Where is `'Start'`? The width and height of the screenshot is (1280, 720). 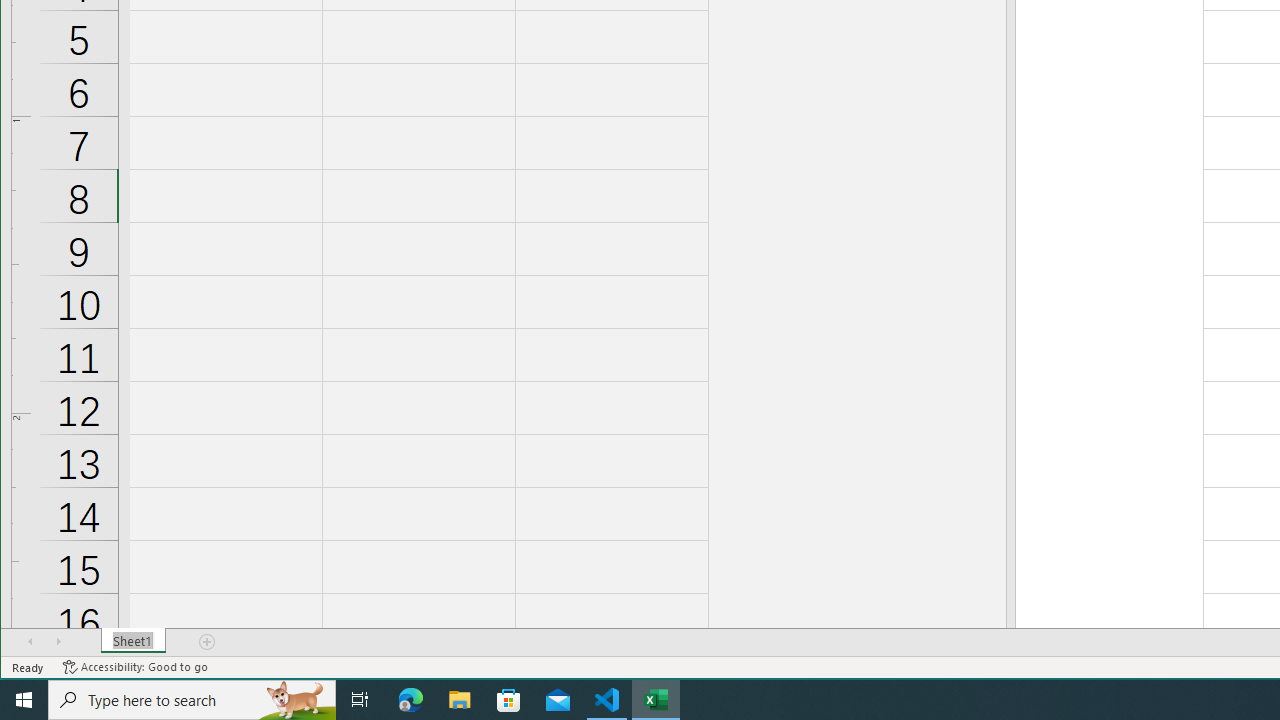
'Start' is located at coordinates (24, 698).